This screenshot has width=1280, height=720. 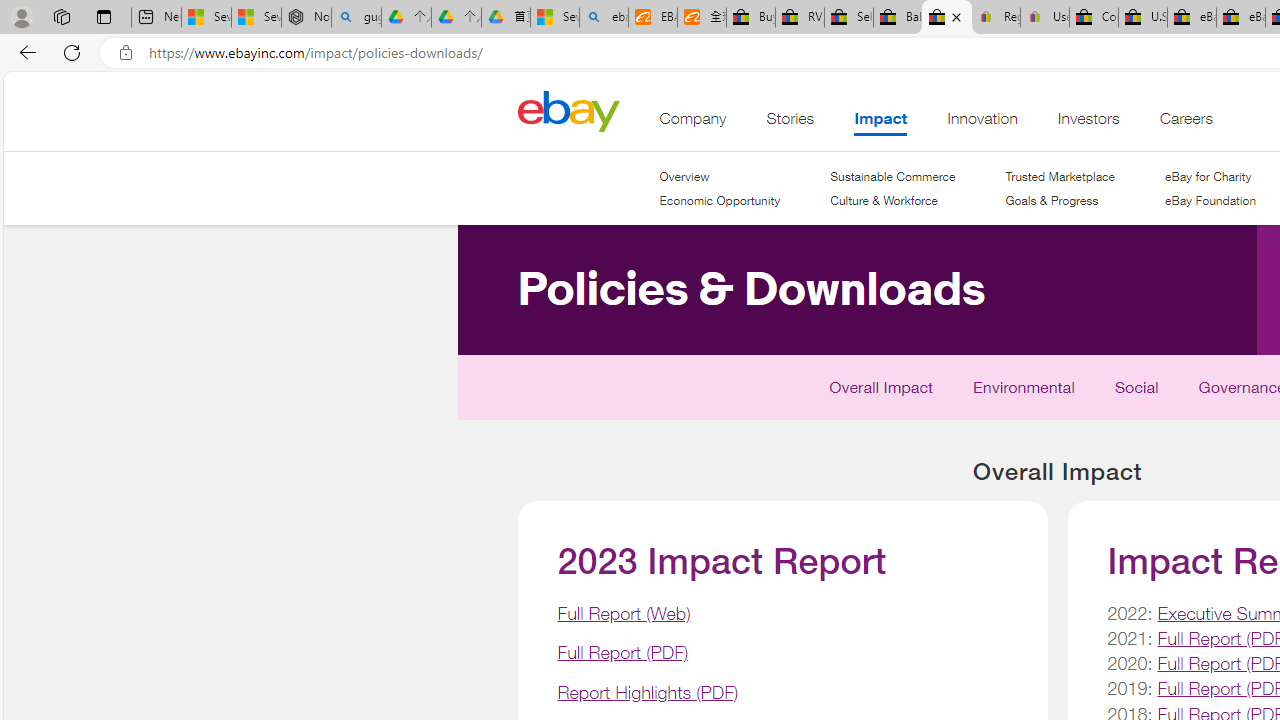 What do you see at coordinates (621, 653) in the screenshot?
I see `'Full Report (PDF)'` at bounding box center [621, 653].